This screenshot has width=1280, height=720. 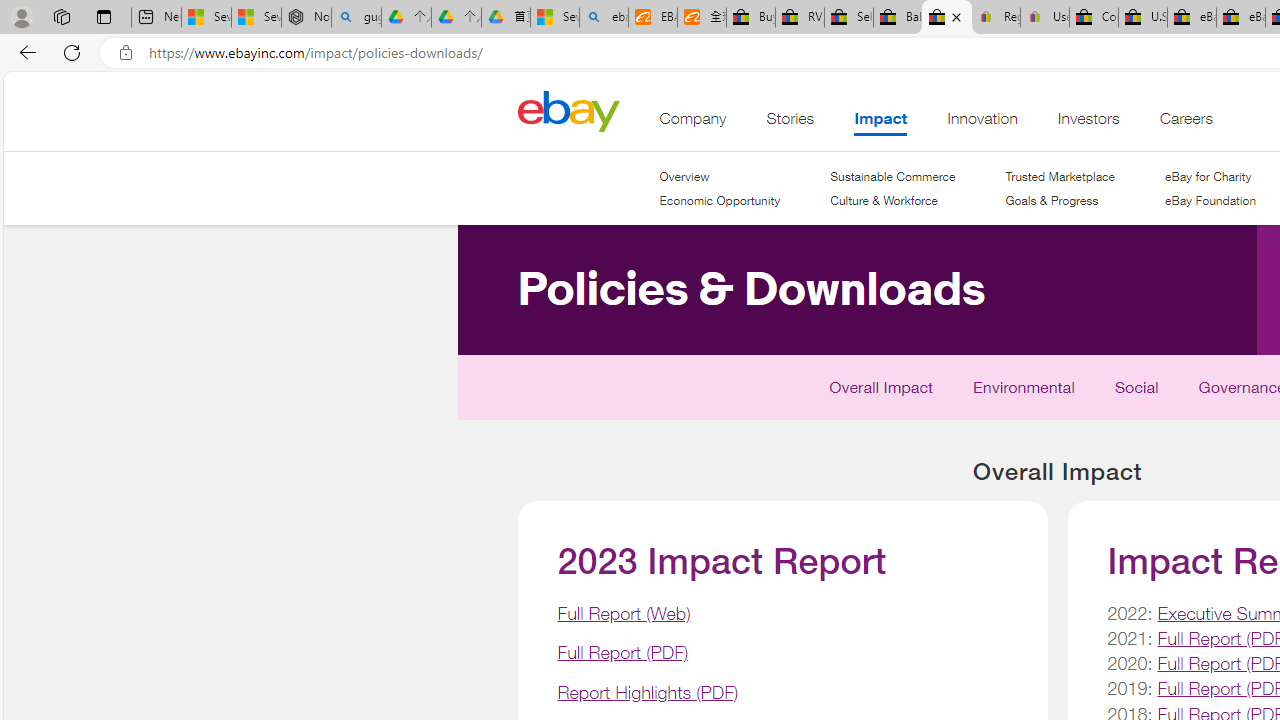 What do you see at coordinates (621, 653) in the screenshot?
I see `'Full Report (PDF)'` at bounding box center [621, 653].